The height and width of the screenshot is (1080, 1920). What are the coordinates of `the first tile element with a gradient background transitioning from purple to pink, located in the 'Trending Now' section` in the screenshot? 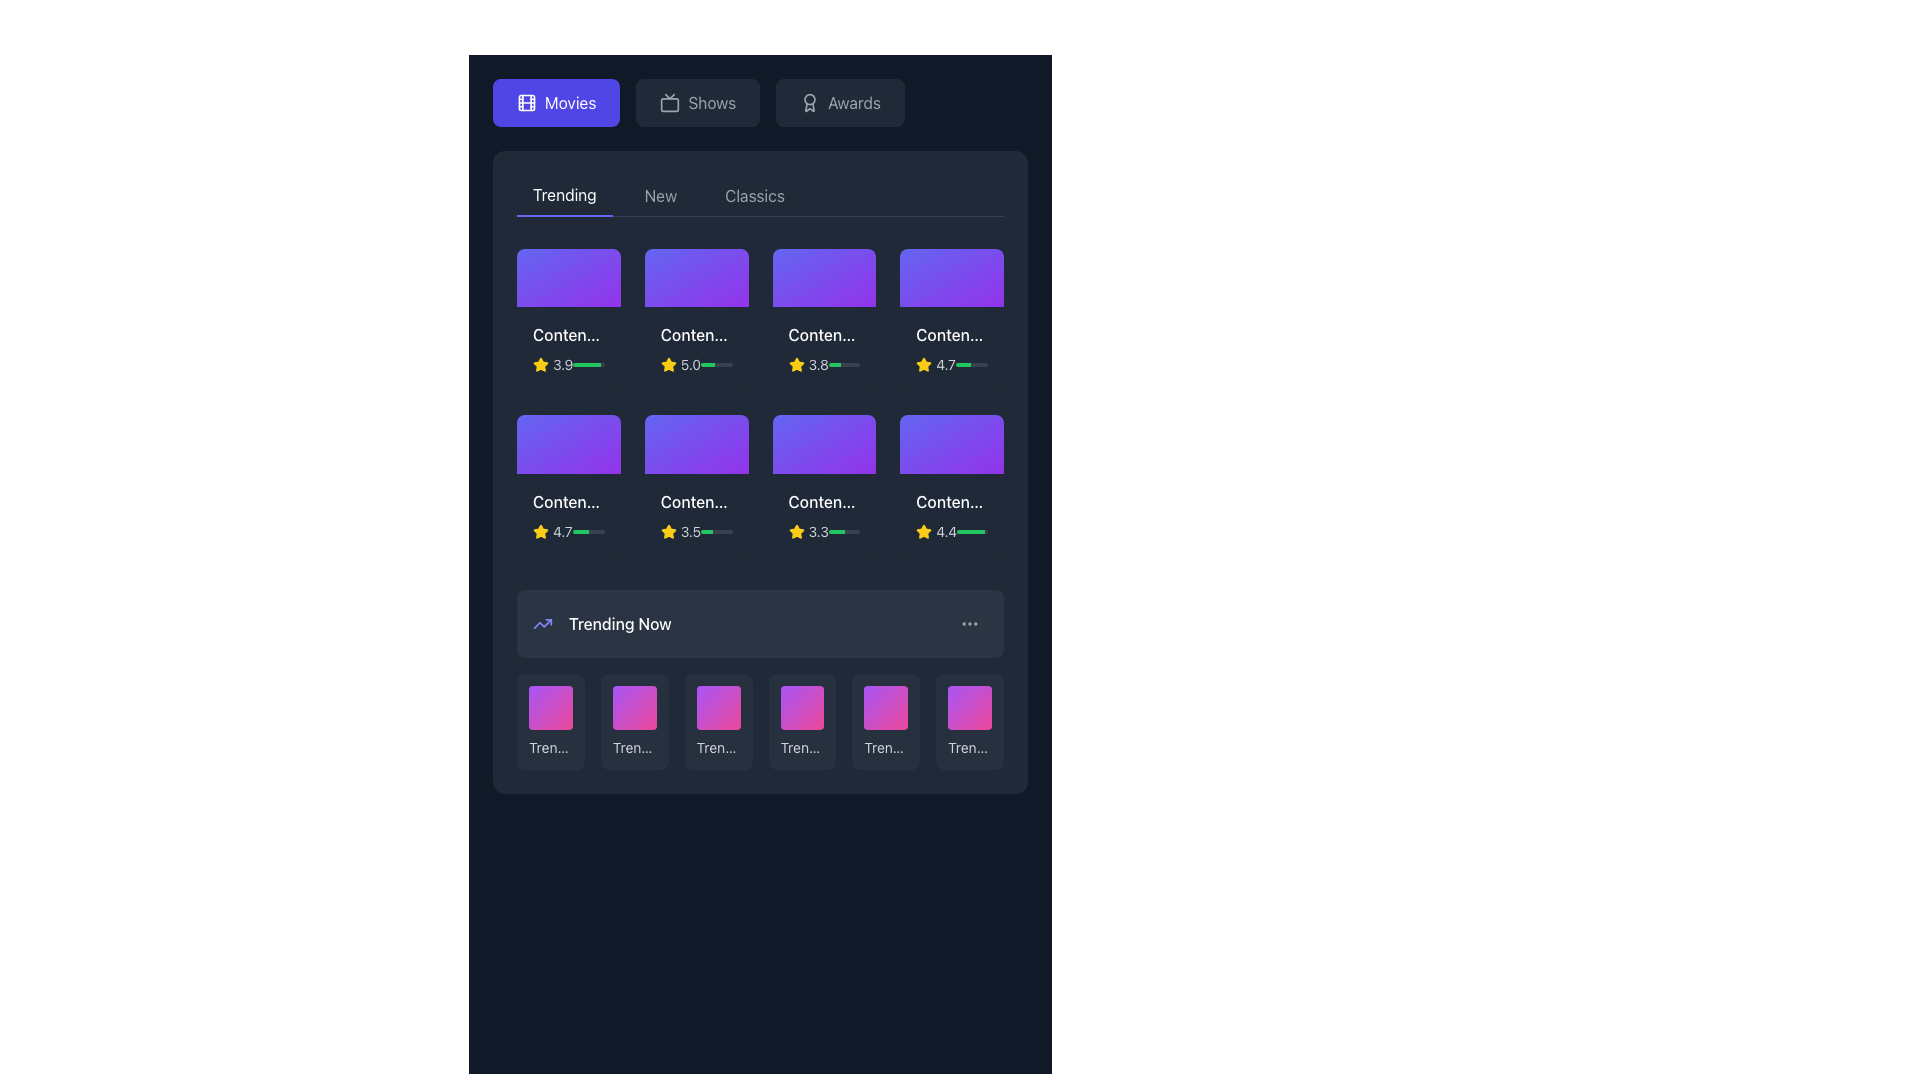 It's located at (550, 706).